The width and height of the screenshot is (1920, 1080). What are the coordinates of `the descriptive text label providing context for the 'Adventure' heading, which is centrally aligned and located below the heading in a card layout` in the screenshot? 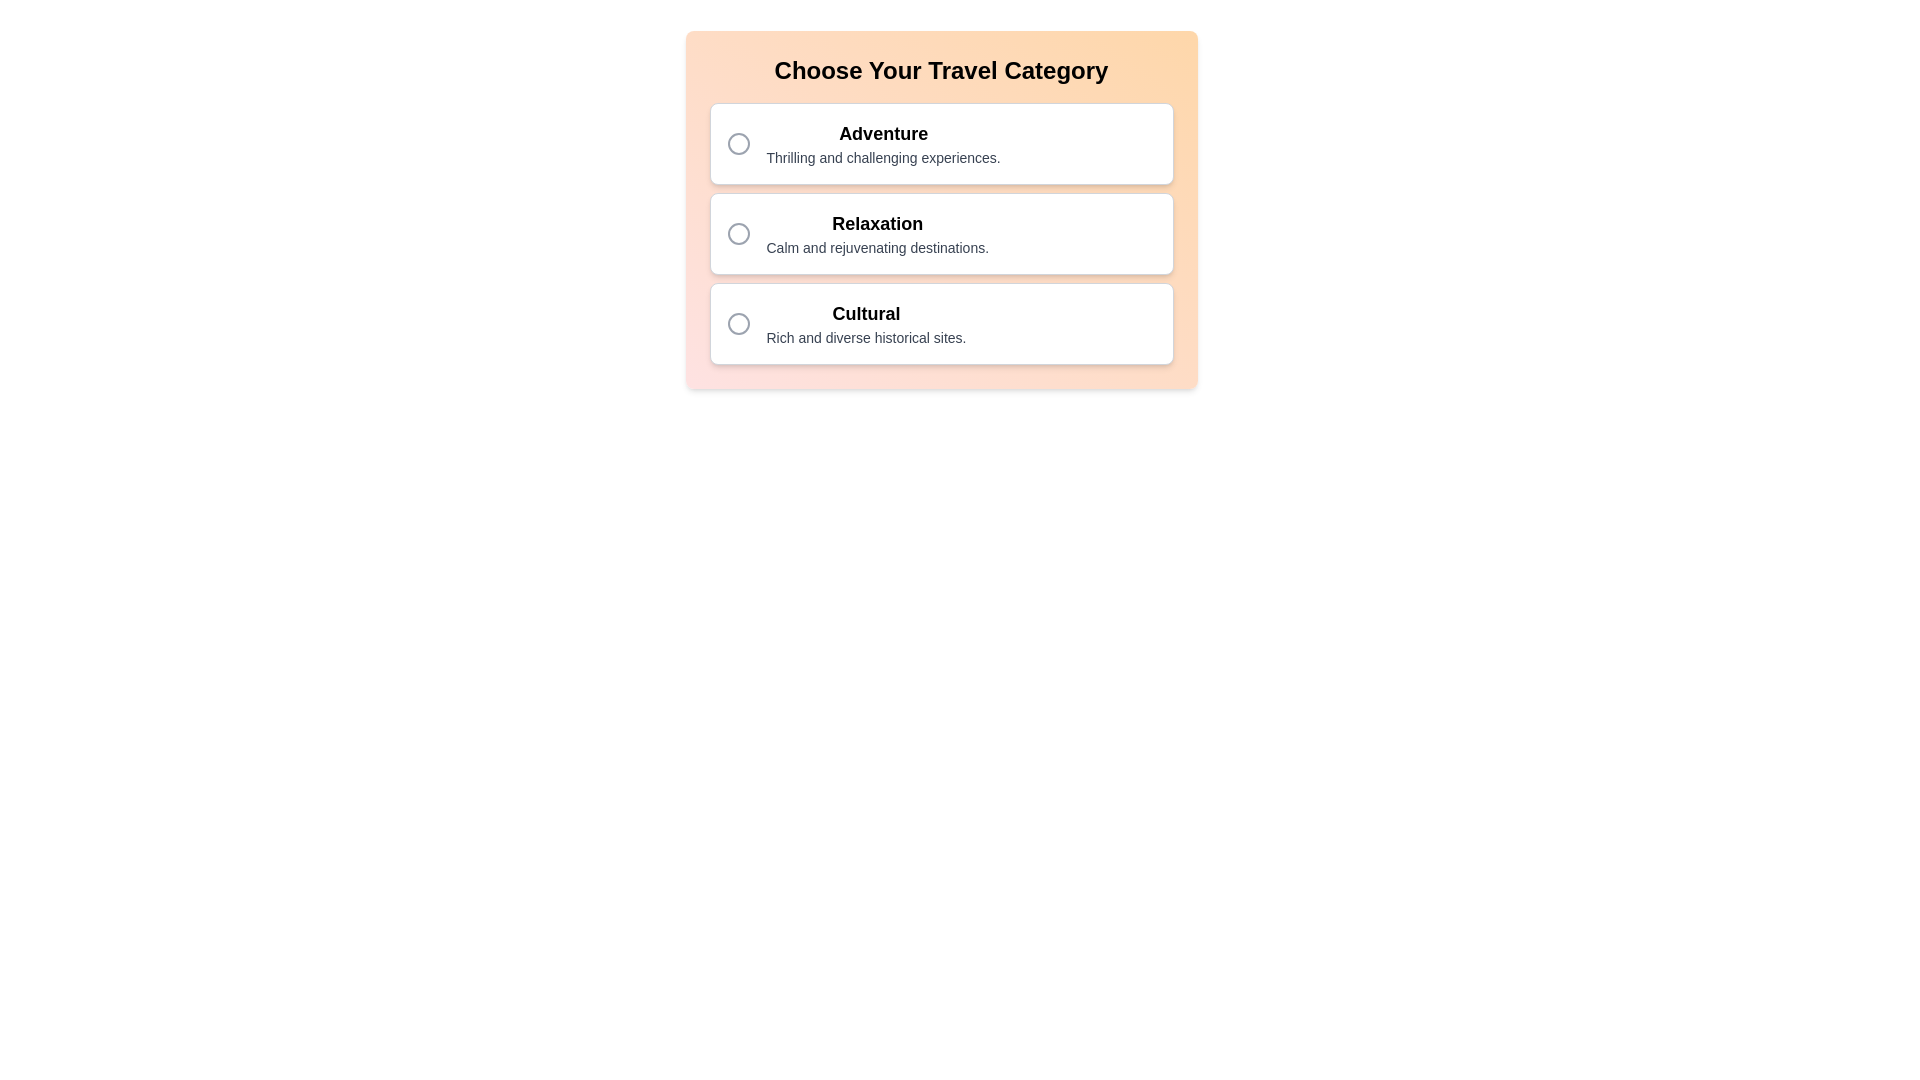 It's located at (882, 157).